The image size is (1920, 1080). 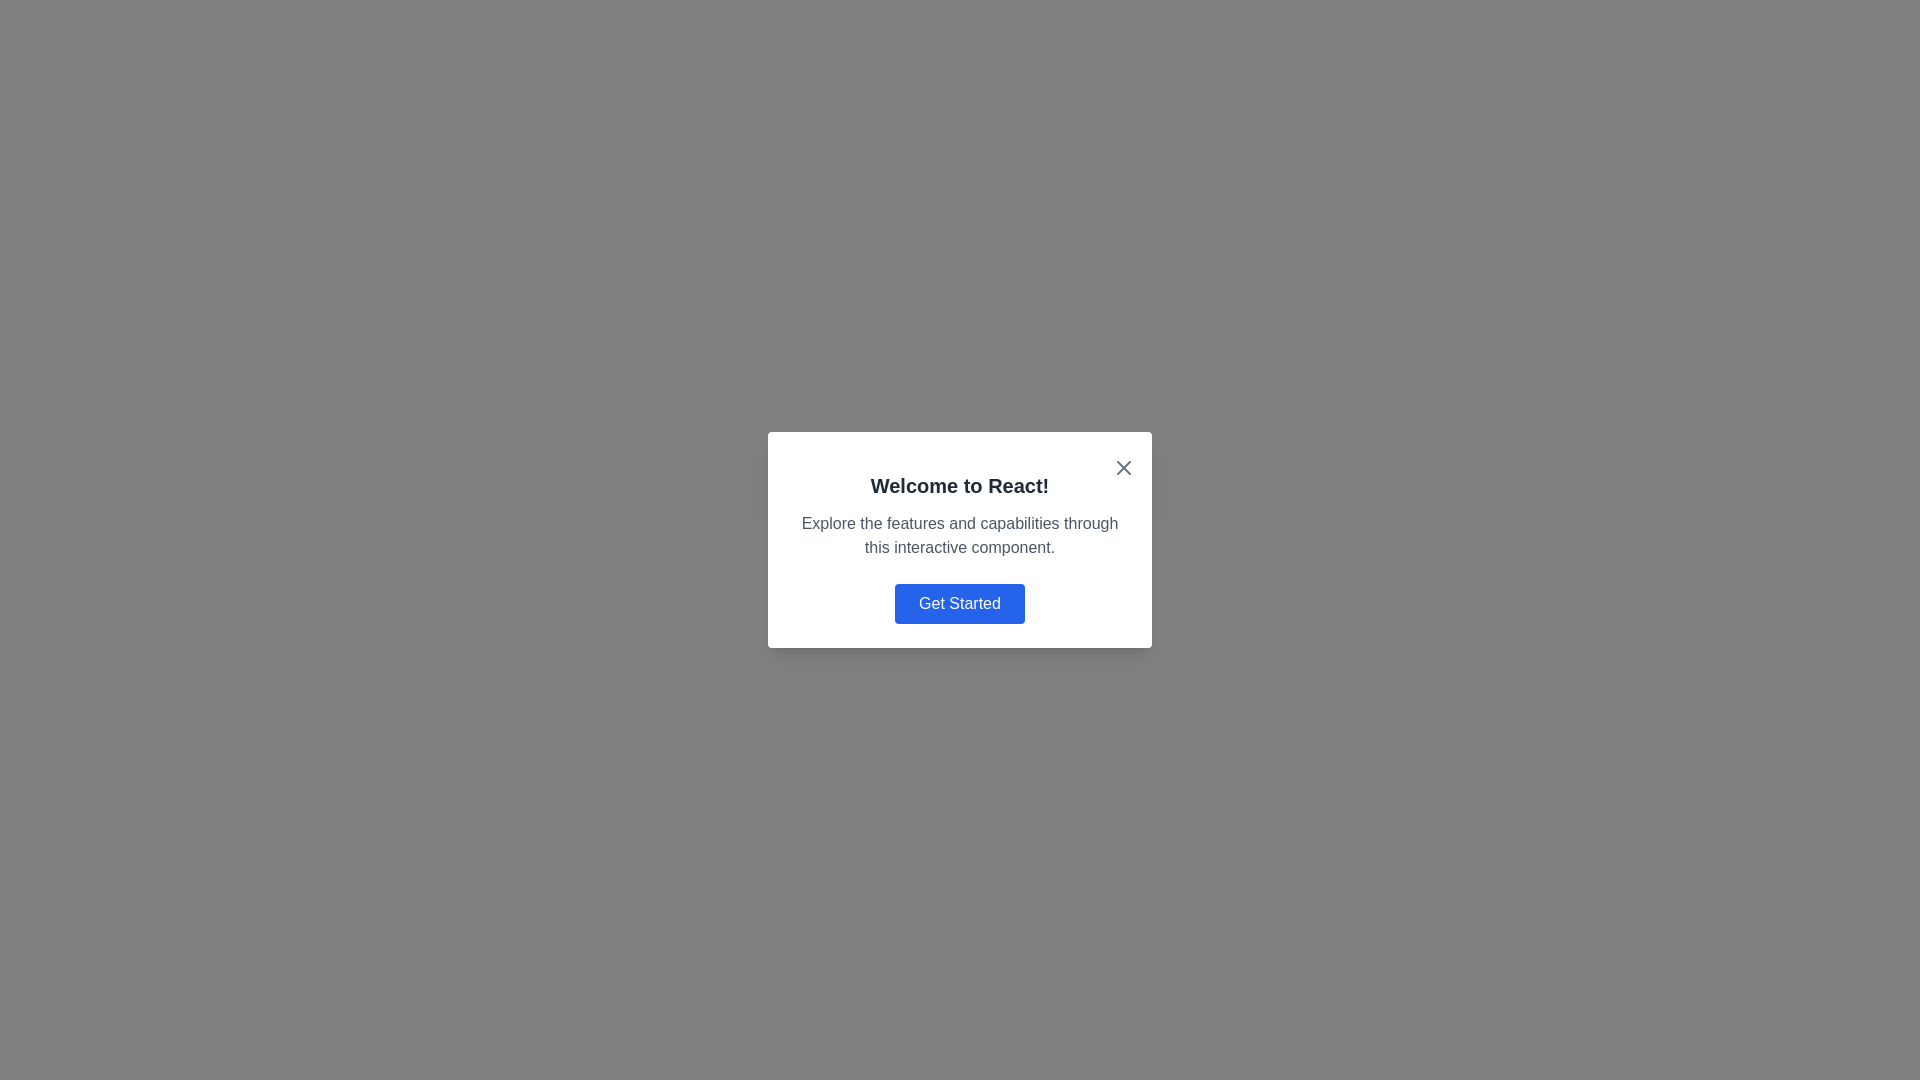 I want to click on the rectangular blue button labeled 'Get Started' located at the bottom of the content area, so click(x=960, y=603).